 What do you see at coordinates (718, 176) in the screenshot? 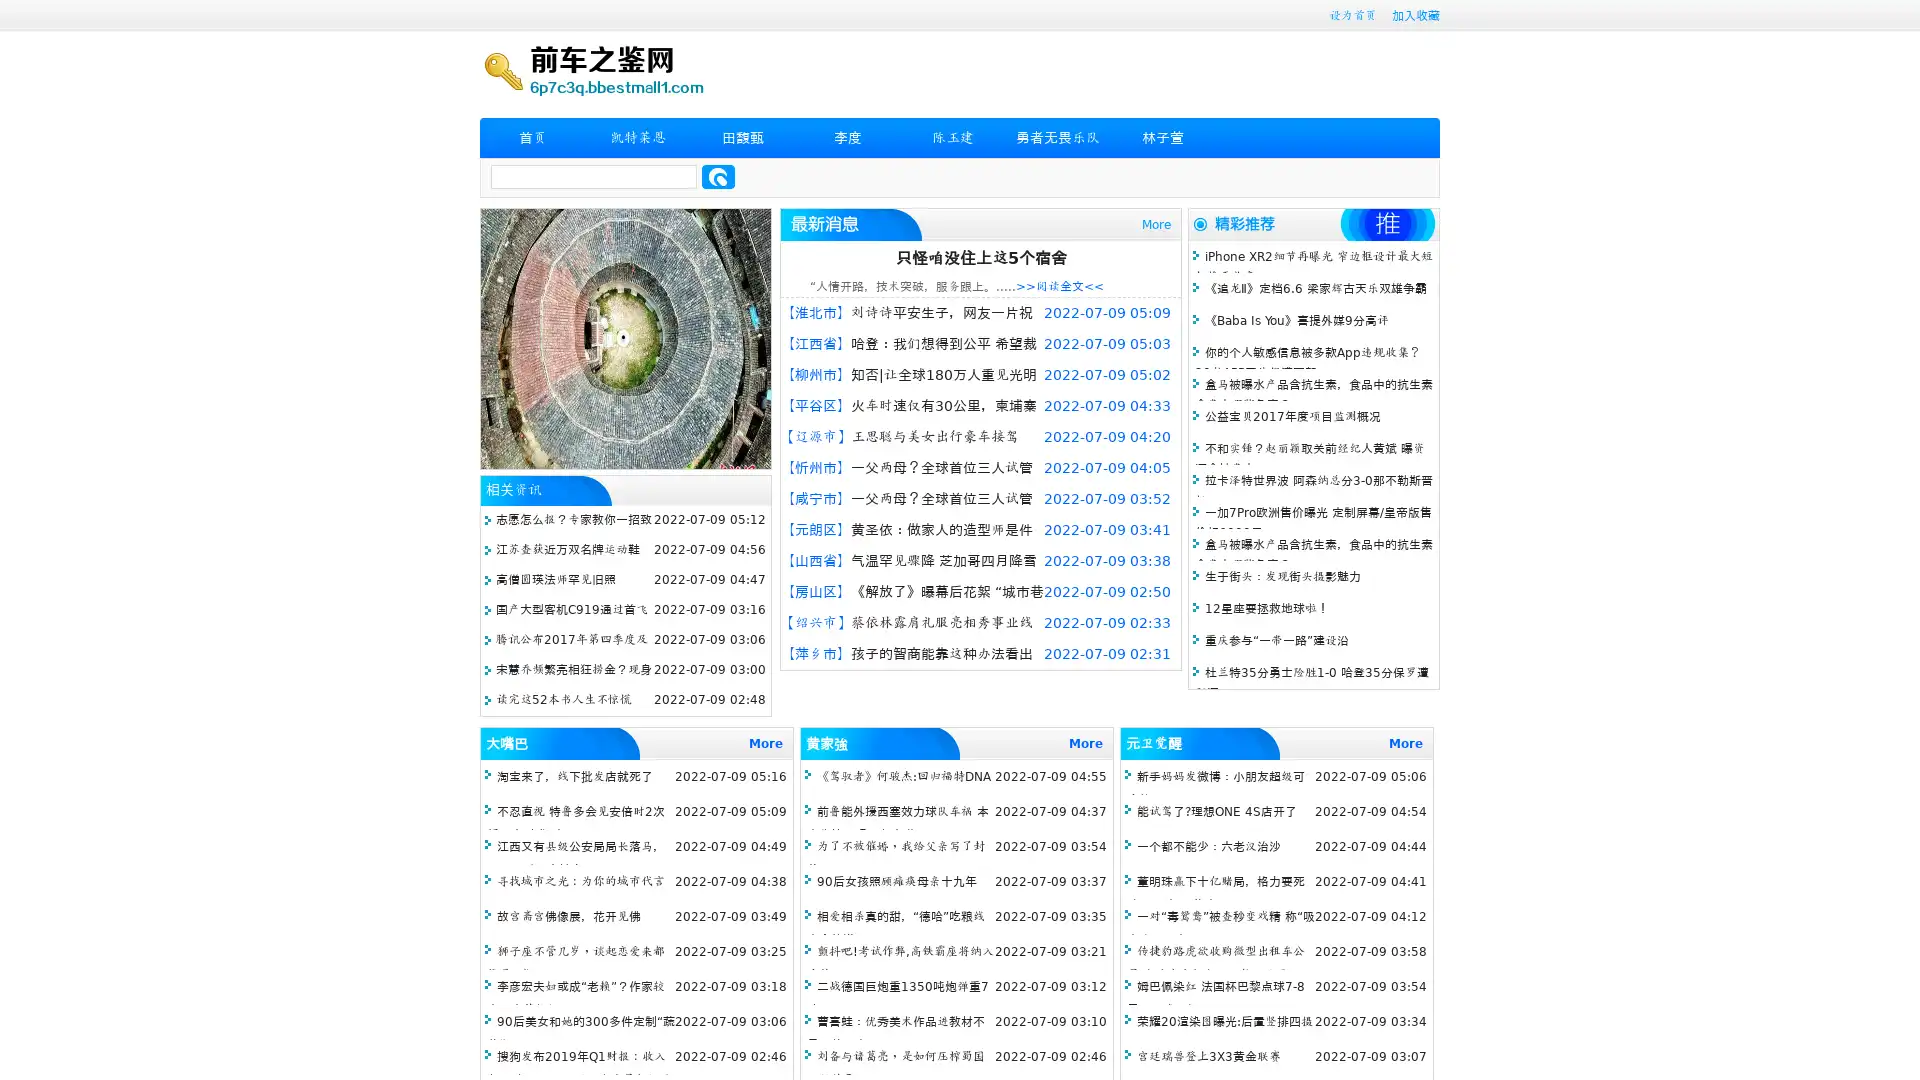
I see `Search` at bounding box center [718, 176].